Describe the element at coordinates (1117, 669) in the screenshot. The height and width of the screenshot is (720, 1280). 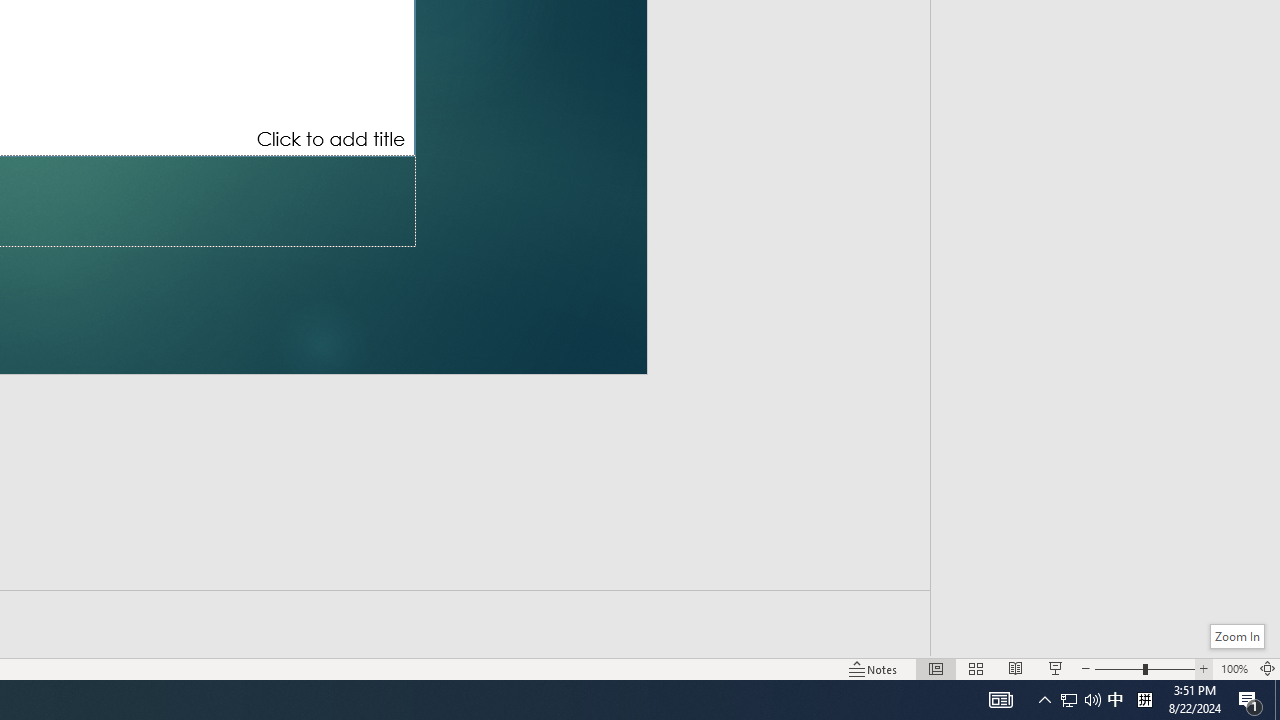
I see `'Zoom Out'` at that location.